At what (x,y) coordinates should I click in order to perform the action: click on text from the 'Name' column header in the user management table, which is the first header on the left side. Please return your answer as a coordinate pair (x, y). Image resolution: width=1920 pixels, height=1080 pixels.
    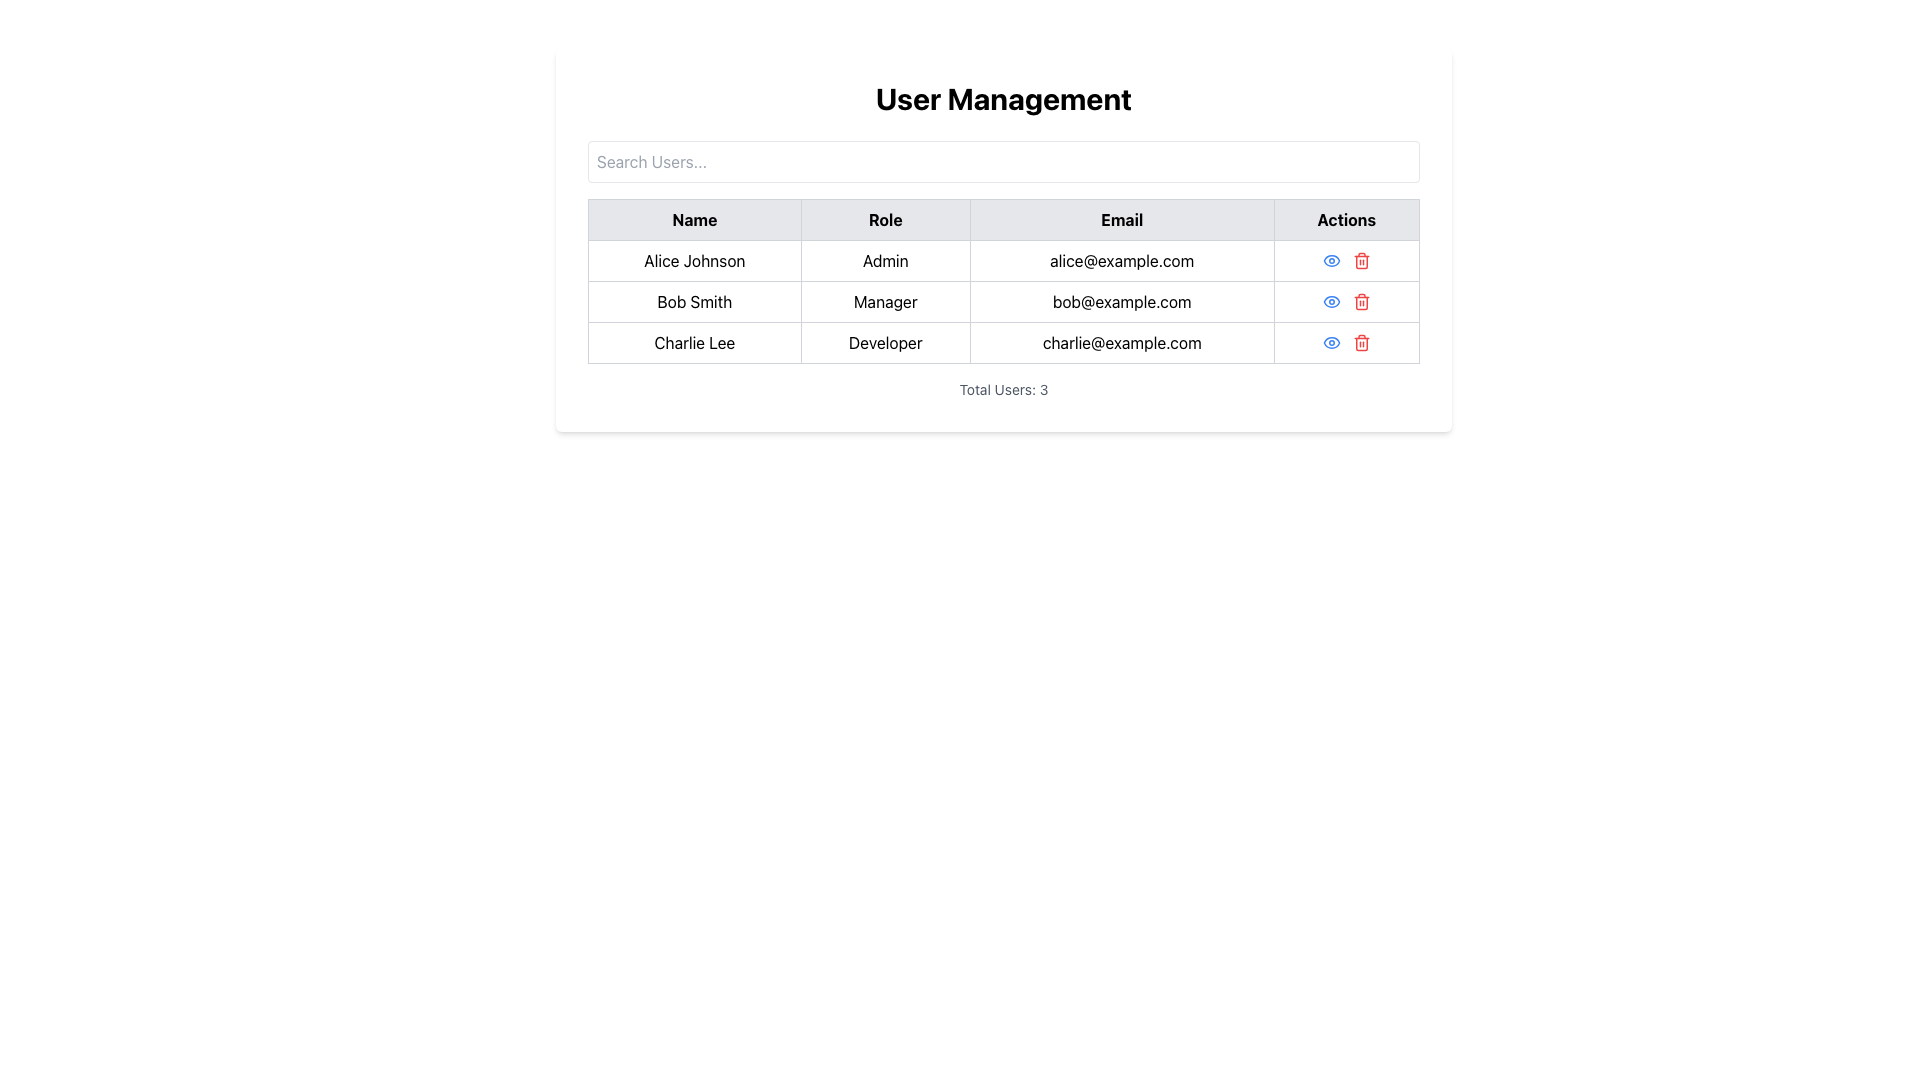
    Looking at the image, I should click on (694, 219).